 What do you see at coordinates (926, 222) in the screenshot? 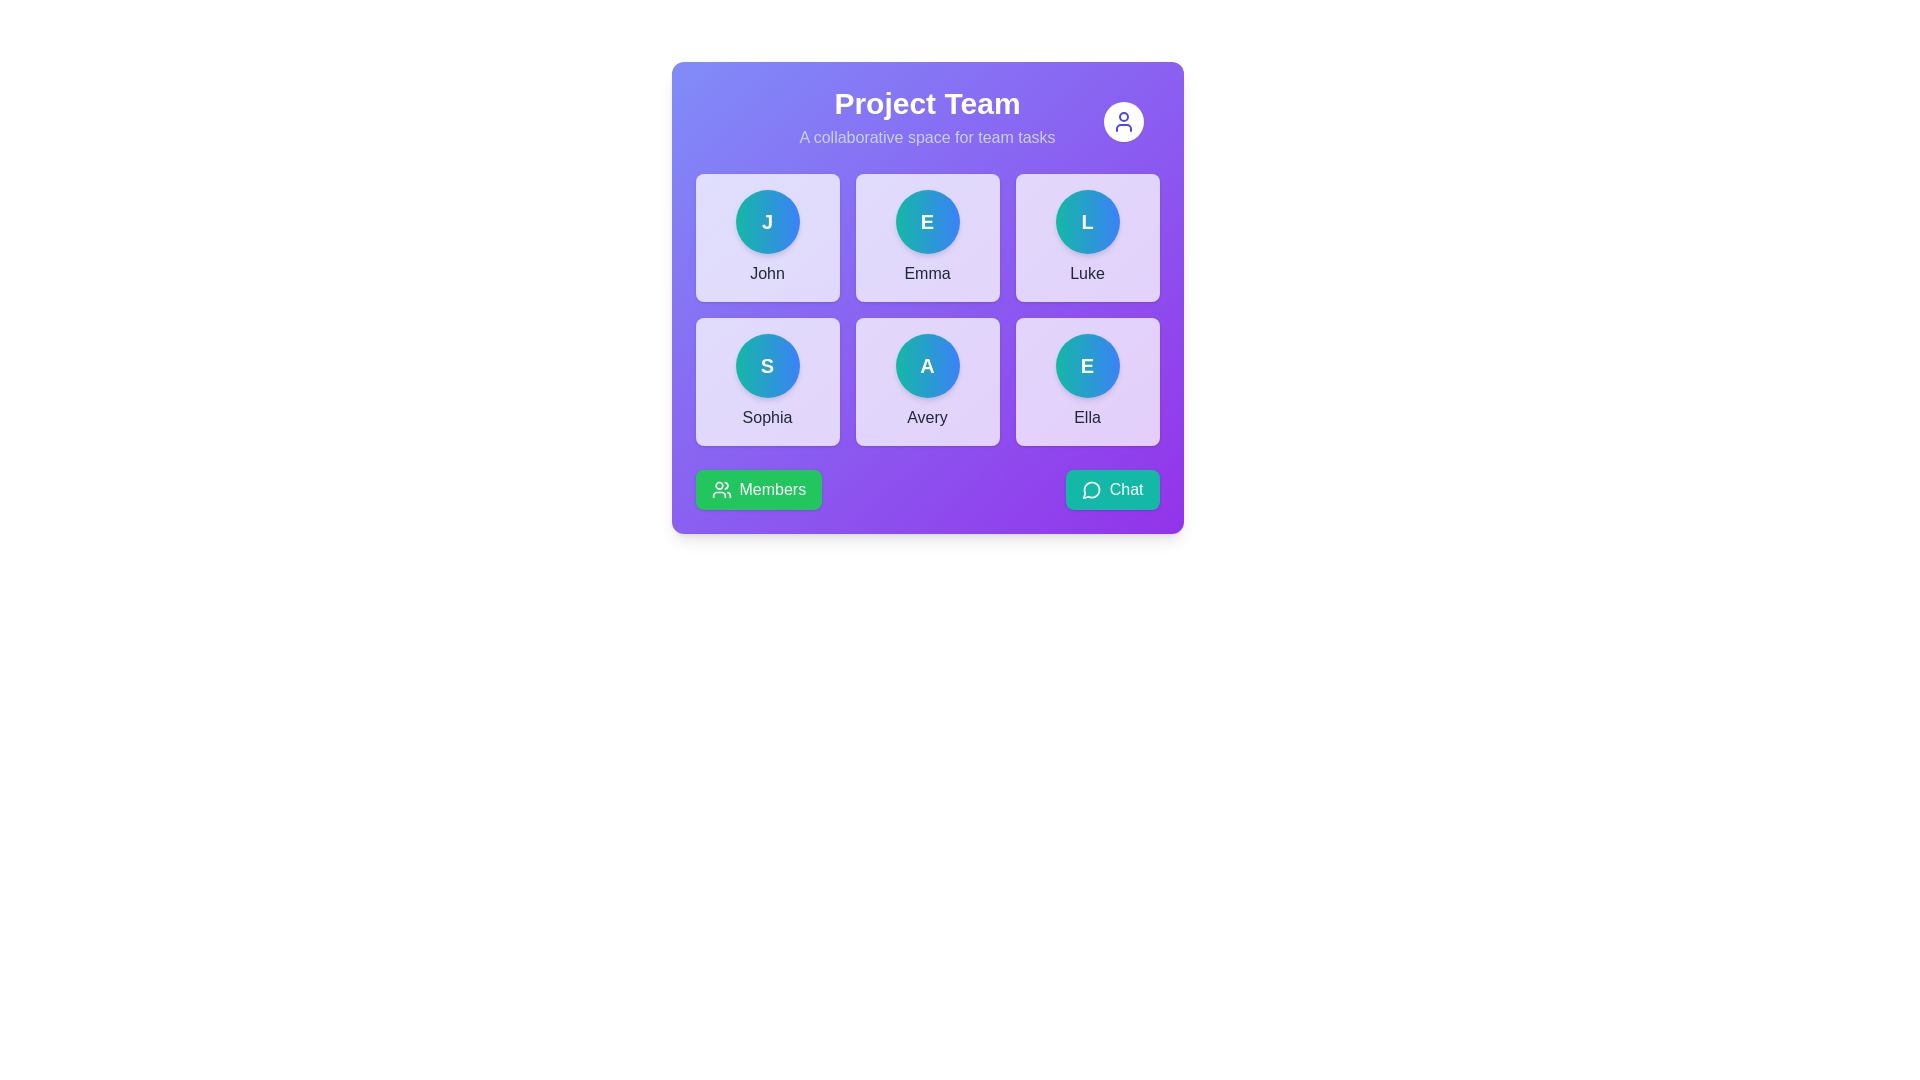
I see `the circular avatar button featuring a gradient background from teal to blue and a bold white letter 'E' centered within it` at bounding box center [926, 222].